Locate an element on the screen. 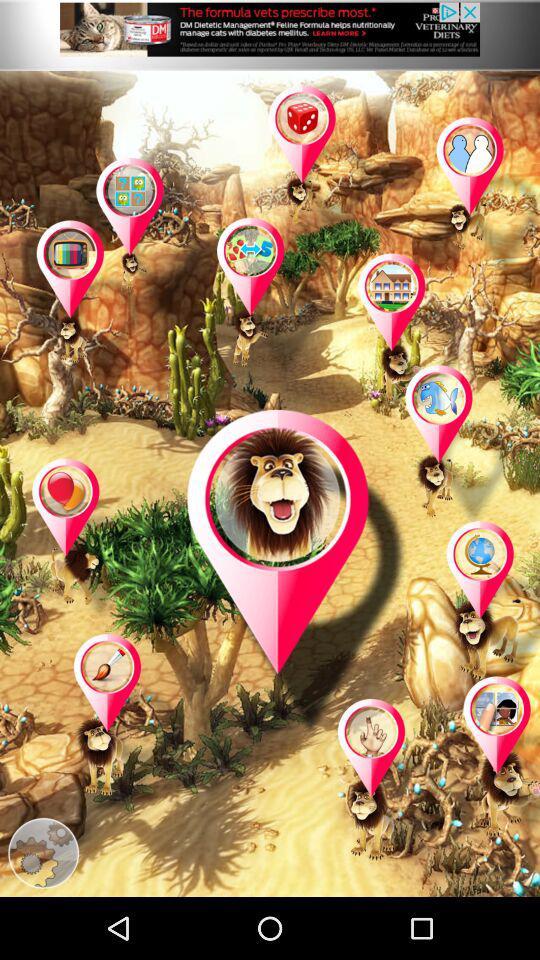 This screenshot has width=540, height=960. open page is located at coordinates (296, 573).